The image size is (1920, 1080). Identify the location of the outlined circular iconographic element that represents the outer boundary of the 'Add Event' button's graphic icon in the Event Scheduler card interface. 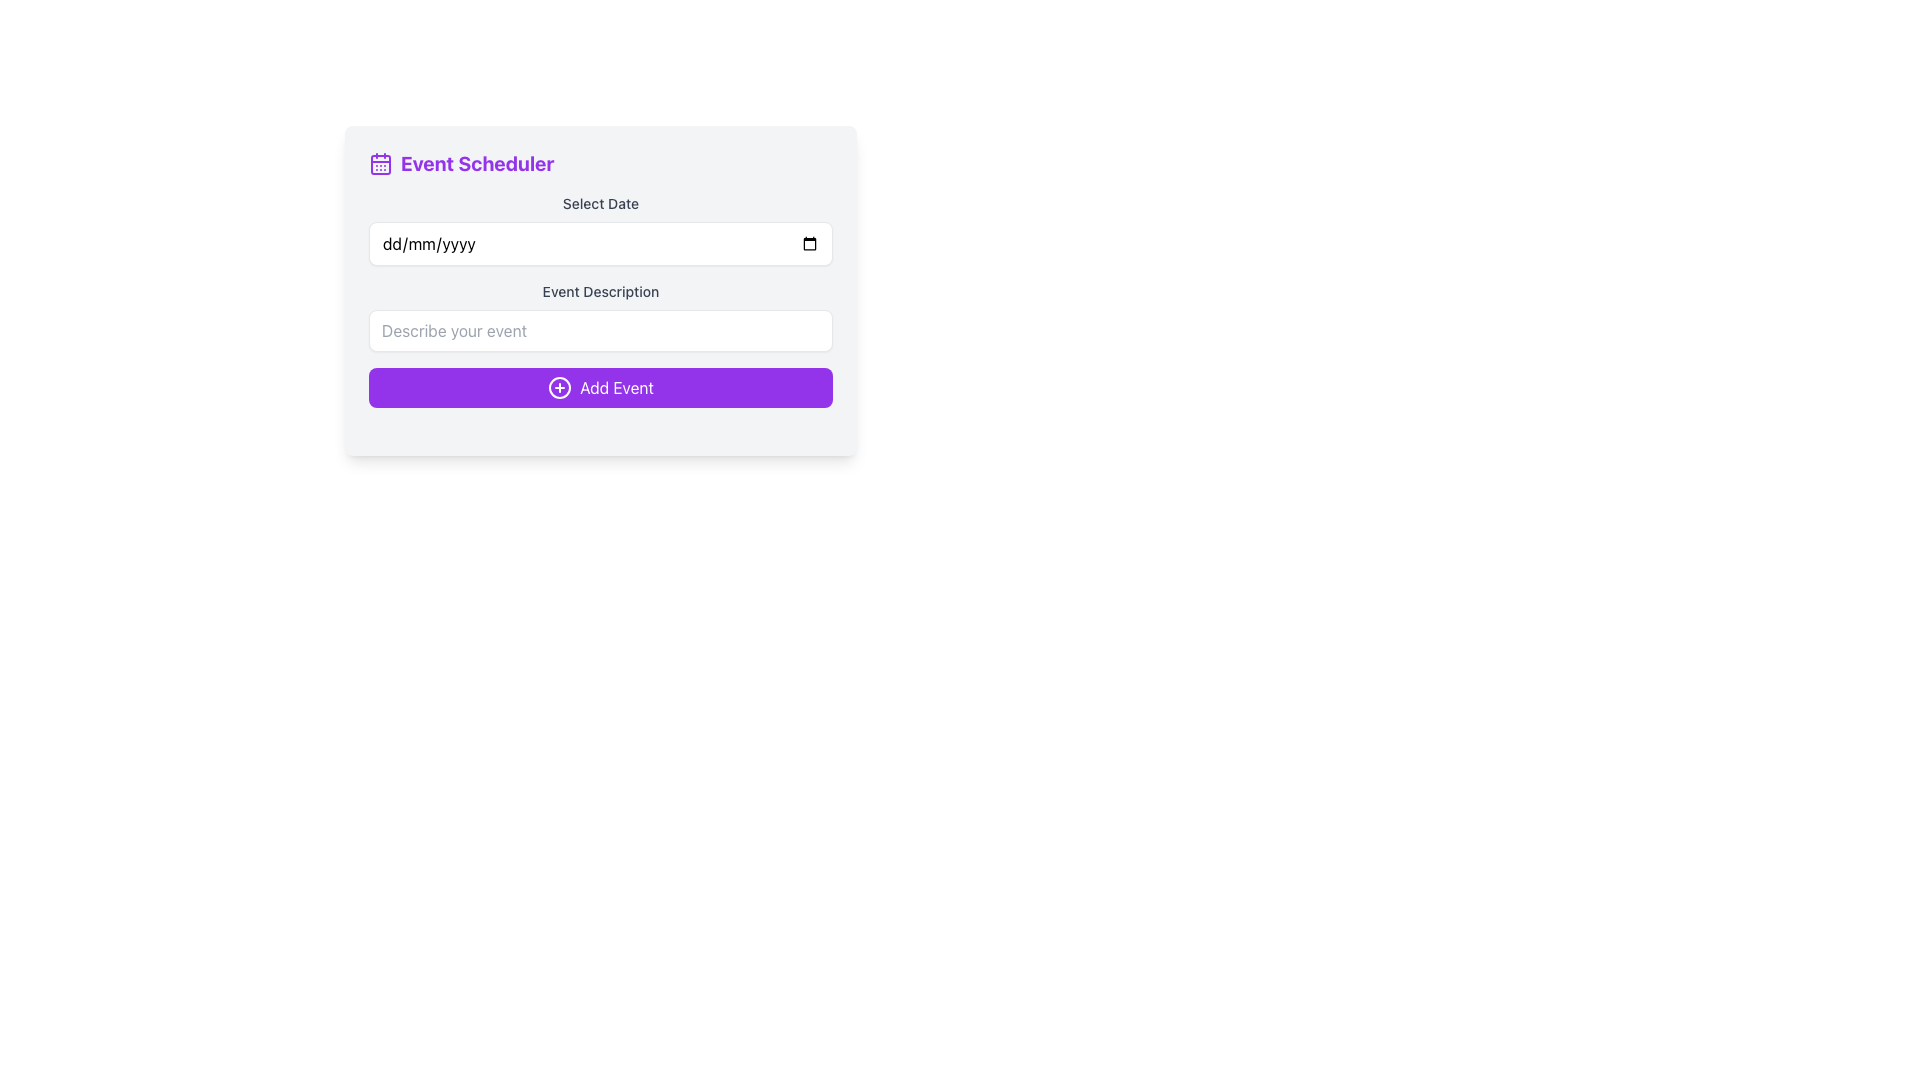
(560, 388).